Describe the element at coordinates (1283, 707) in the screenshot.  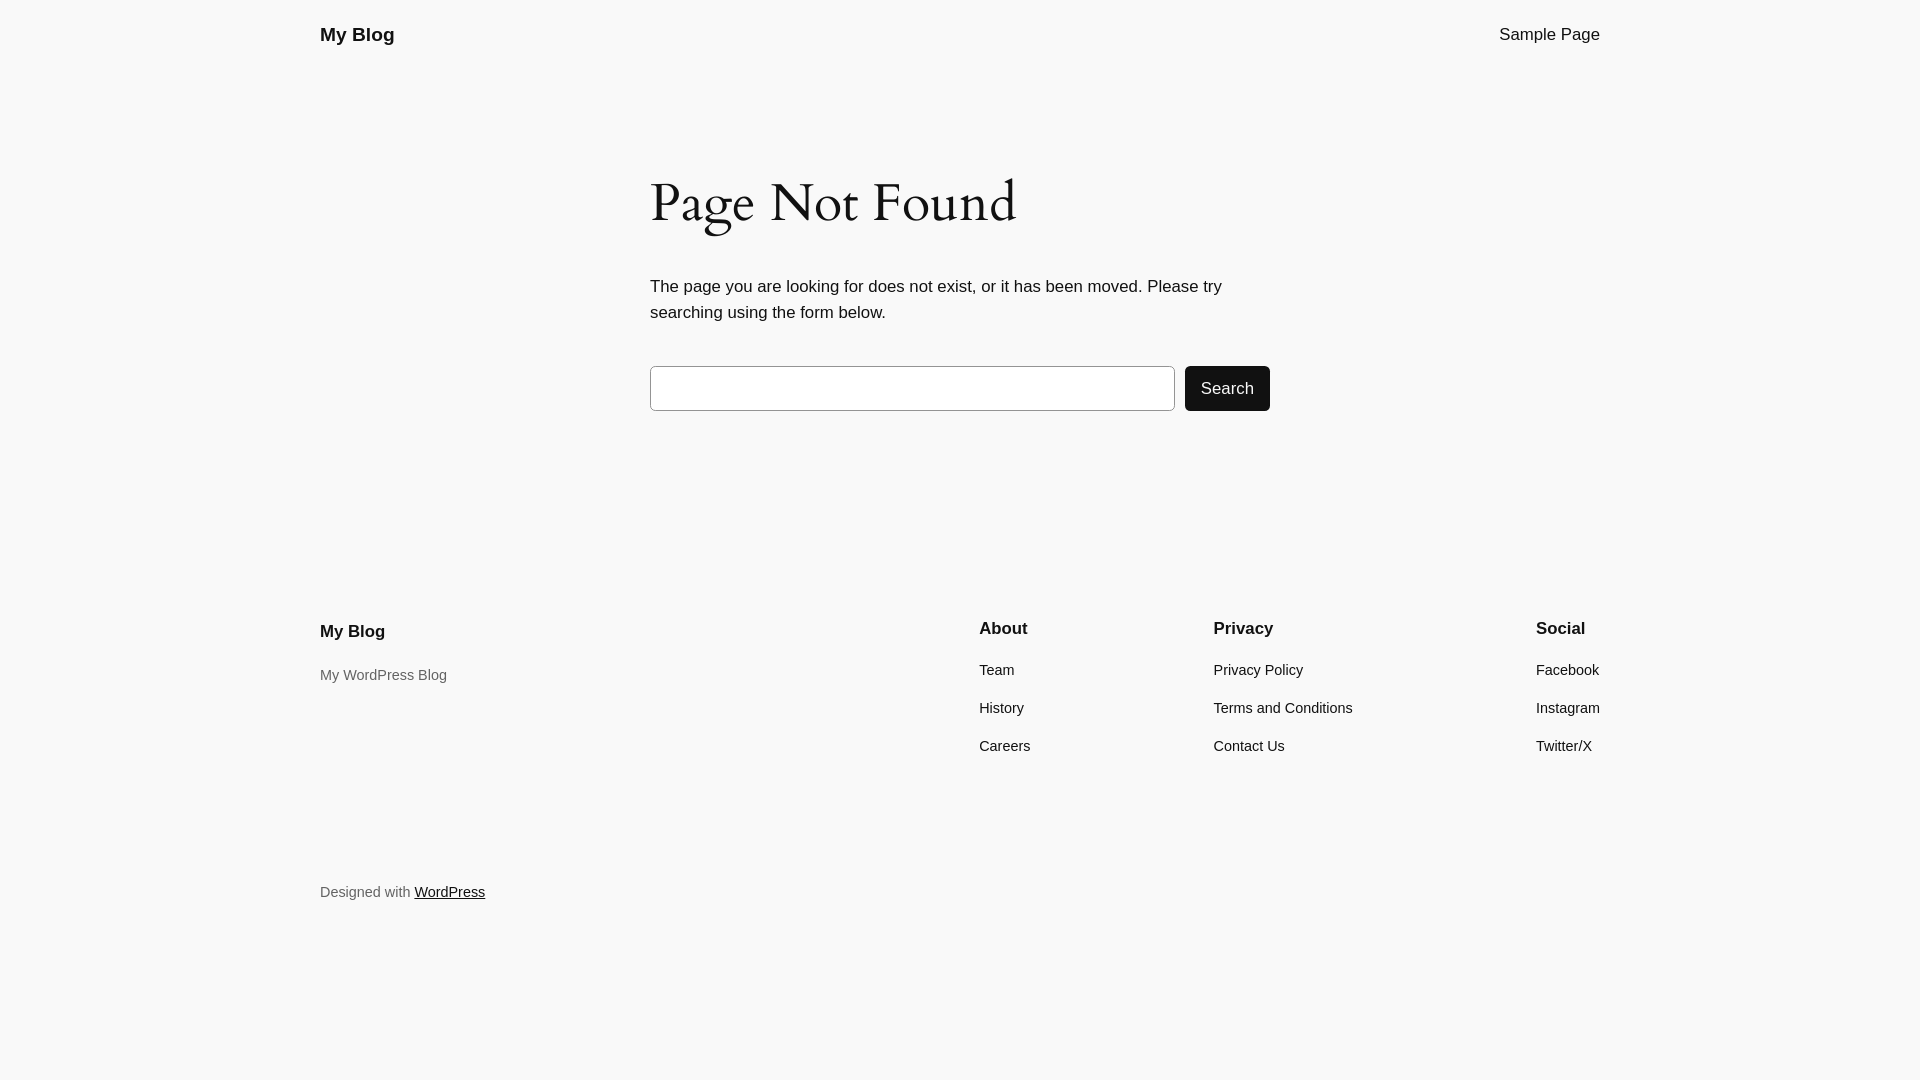
I see `'Terms and Conditions'` at that location.